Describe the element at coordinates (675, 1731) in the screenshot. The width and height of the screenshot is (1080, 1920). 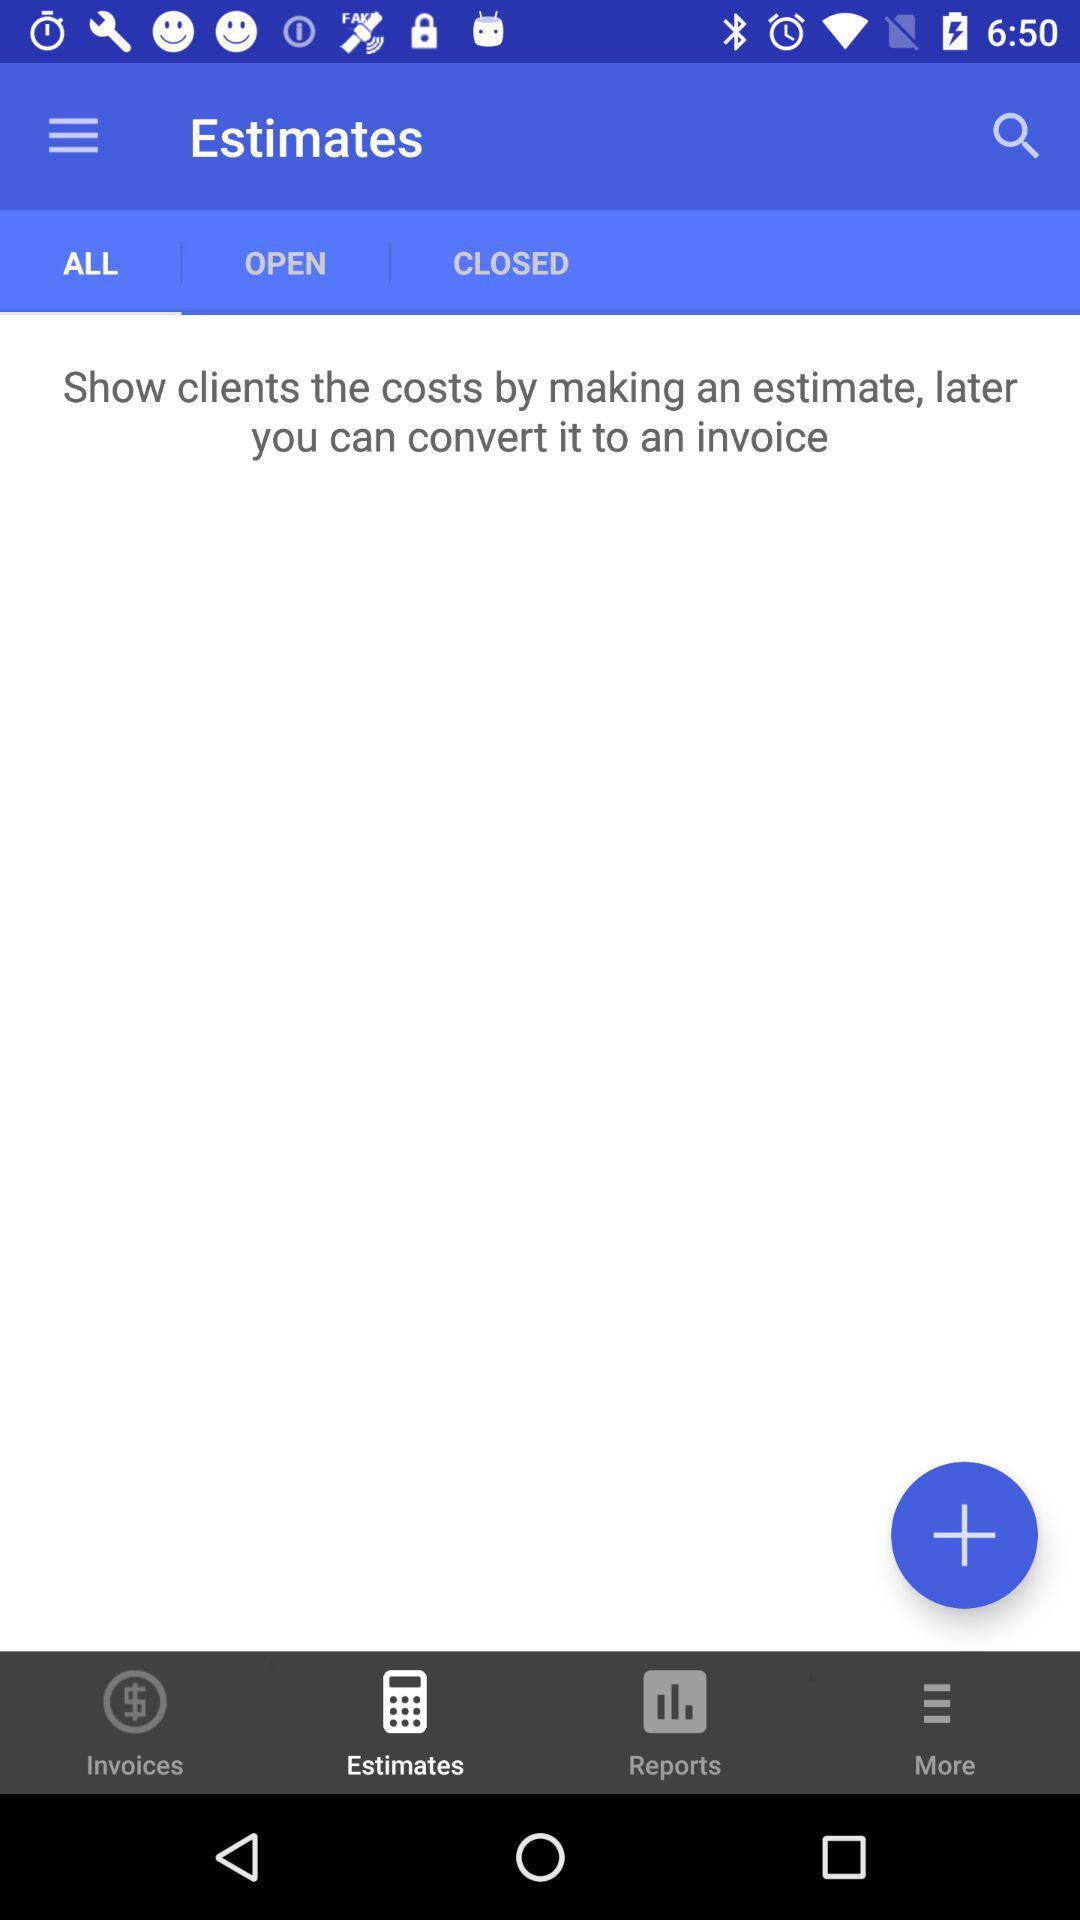
I see `the icon next to estimates item` at that location.